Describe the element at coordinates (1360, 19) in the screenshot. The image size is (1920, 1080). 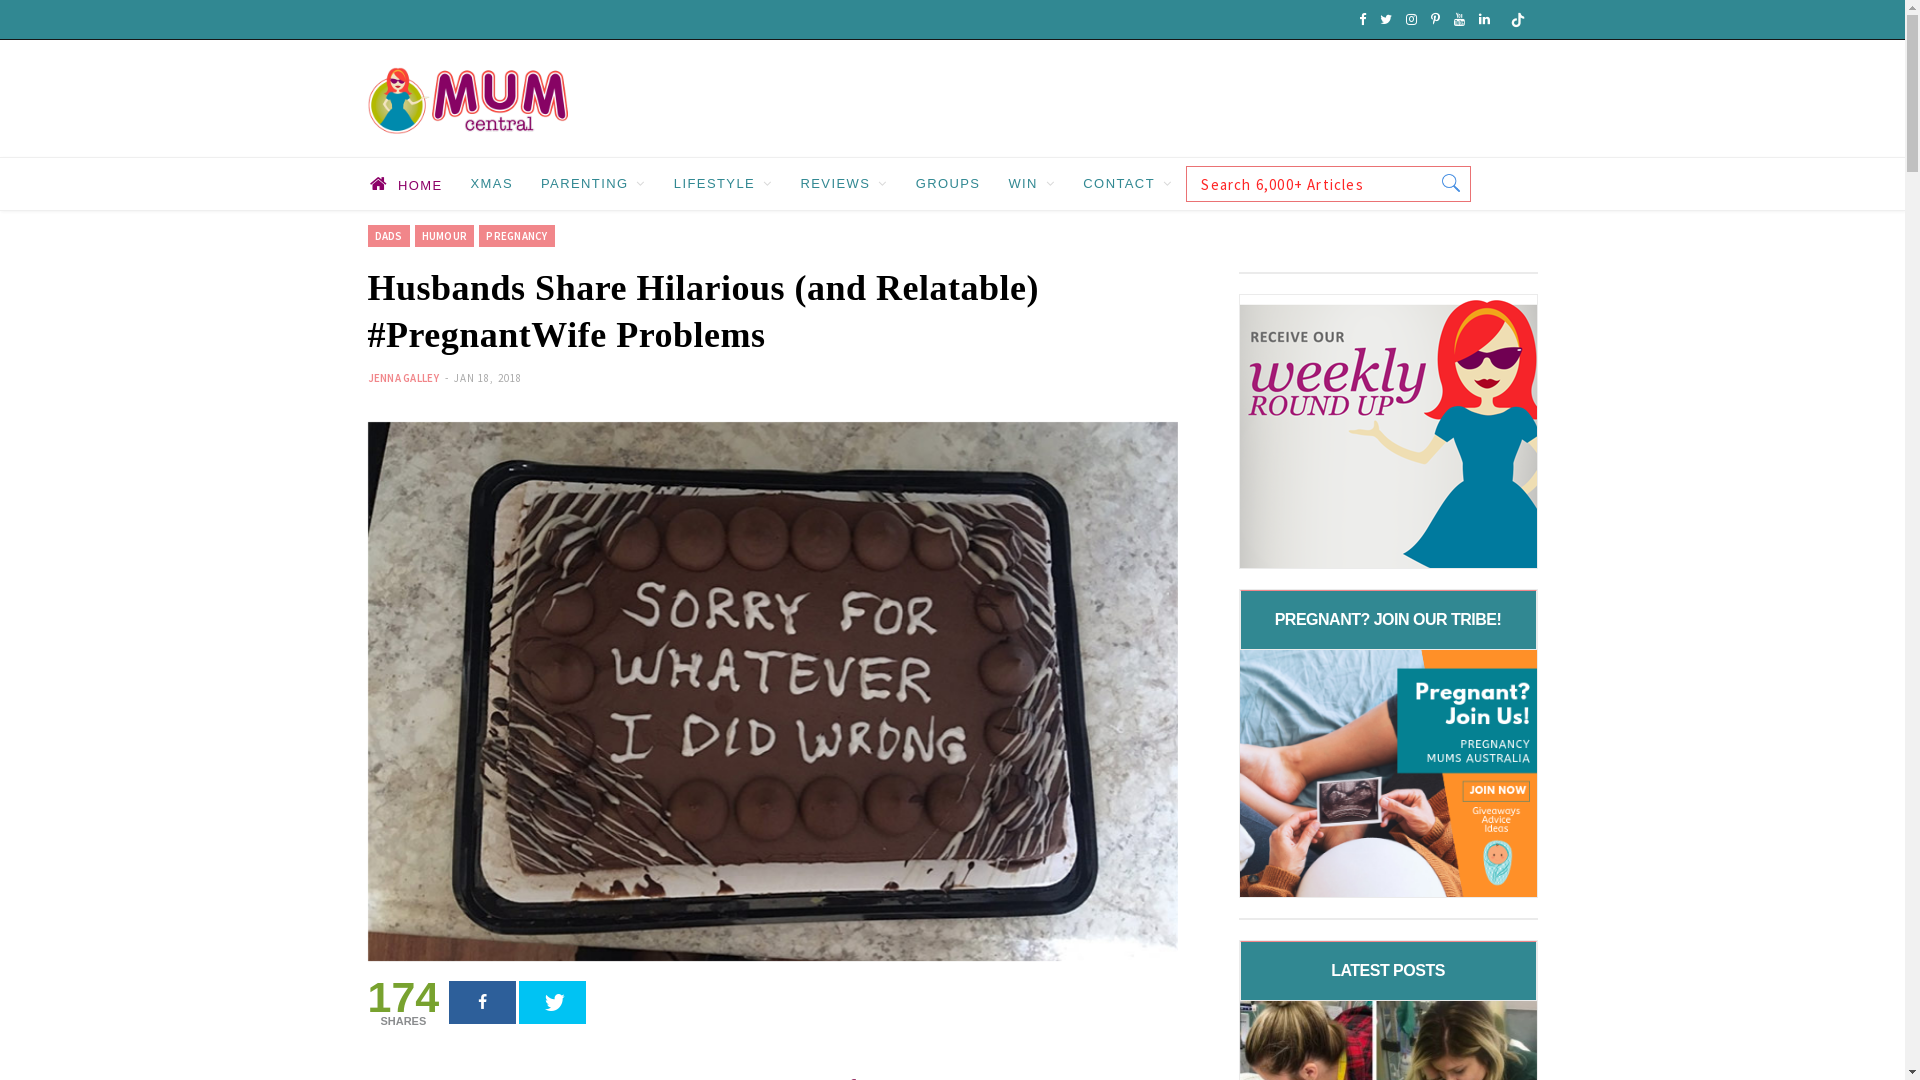
I see `'Facebook'` at that location.